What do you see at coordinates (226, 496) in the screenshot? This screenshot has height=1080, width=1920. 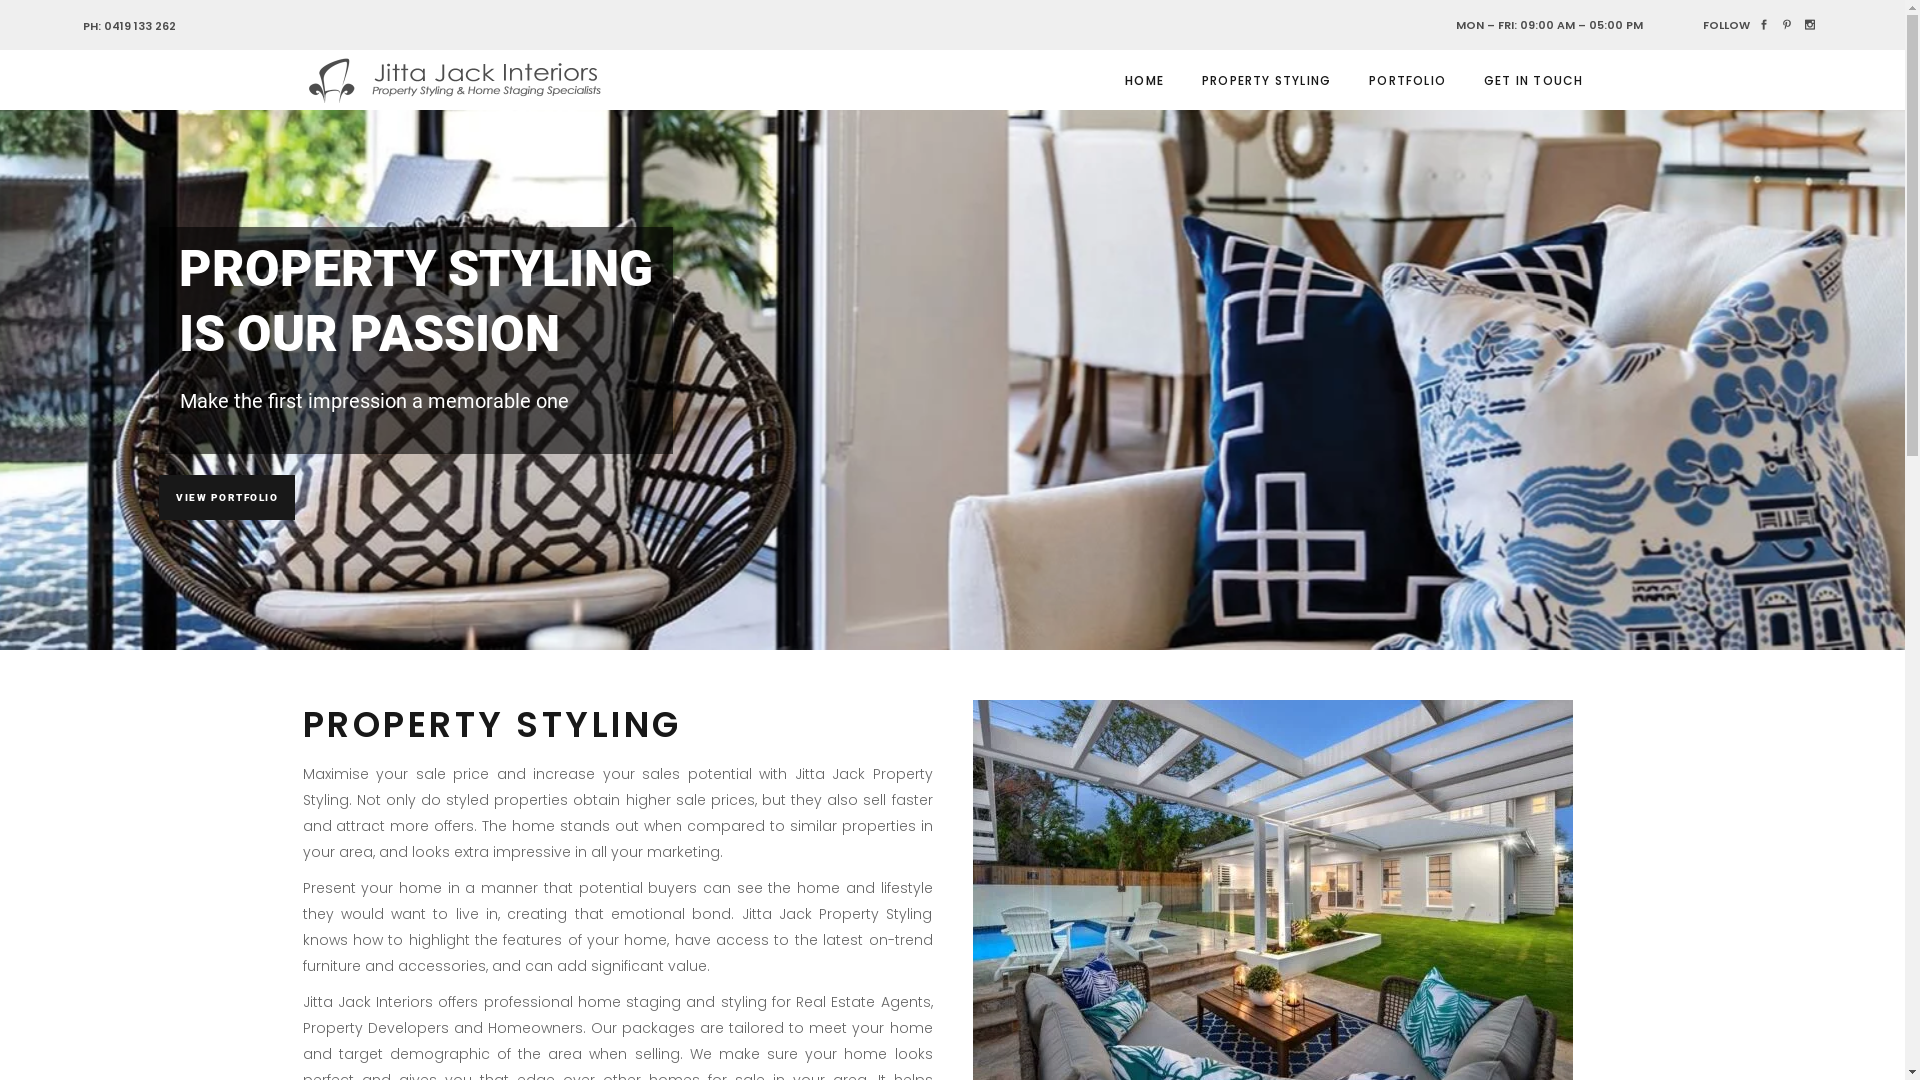 I see `'VIEW PORTFOLIO'` at bounding box center [226, 496].